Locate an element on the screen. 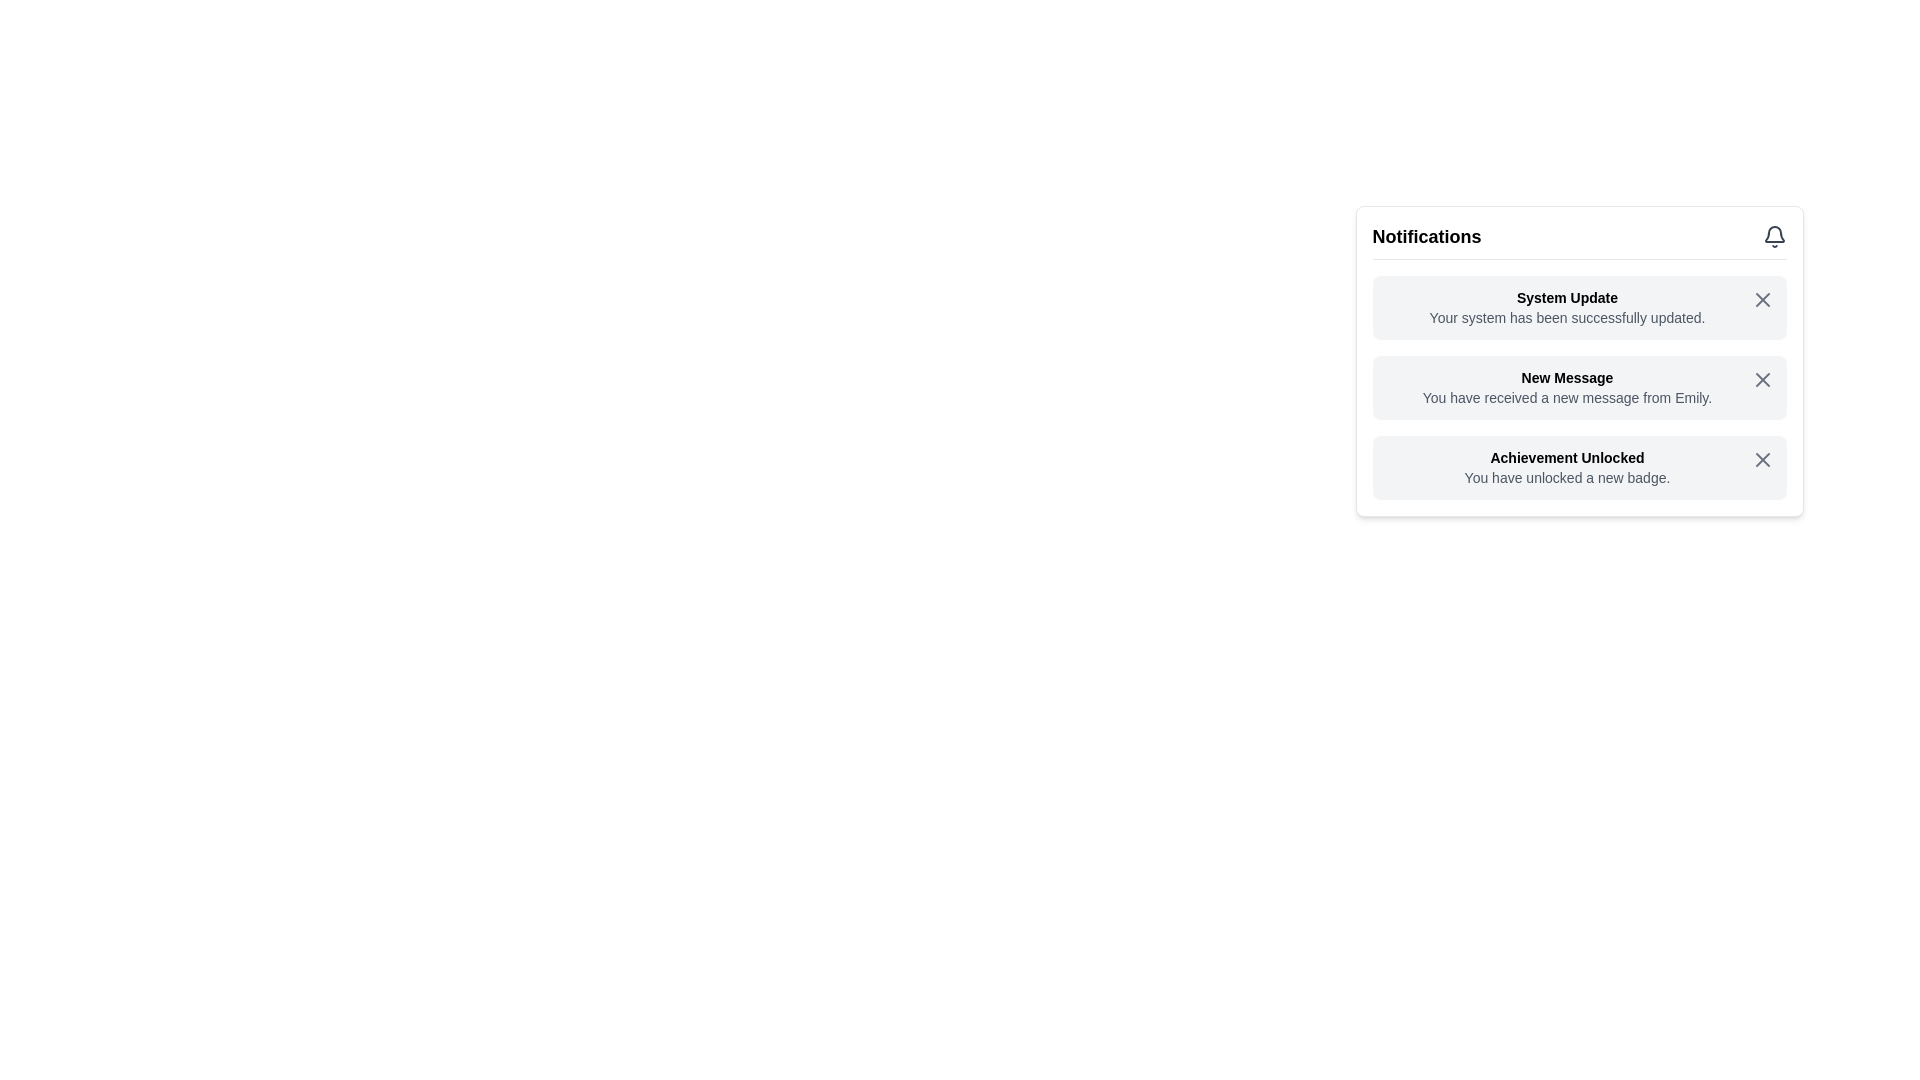  the static text element displaying 'You have unlocked a new badge.' which is styled in grey and placed beneath the heading 'Achievement Unlocked' is located at coordinates (1566, 478).